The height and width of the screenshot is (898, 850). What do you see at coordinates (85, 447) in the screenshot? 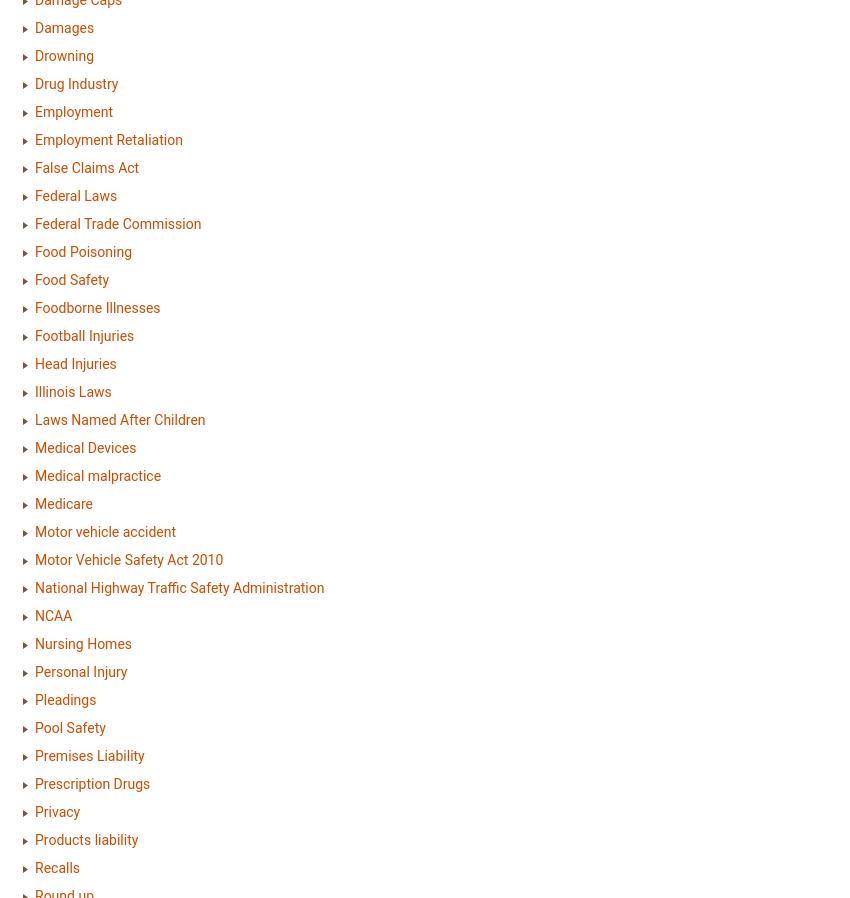
I see `'Medical Devices'` at bounding box center [85, 447].